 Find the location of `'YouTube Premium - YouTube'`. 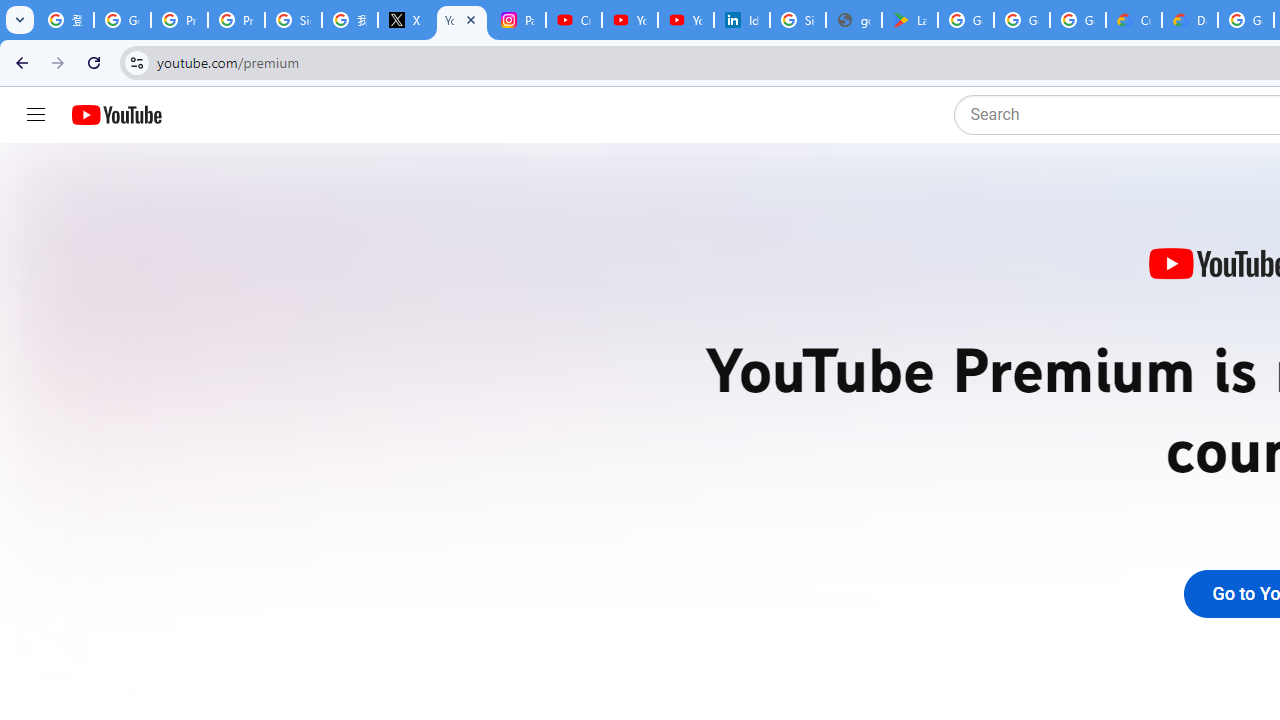

'YouTube Premium - YouTube' is located at coordinates (461, 20).